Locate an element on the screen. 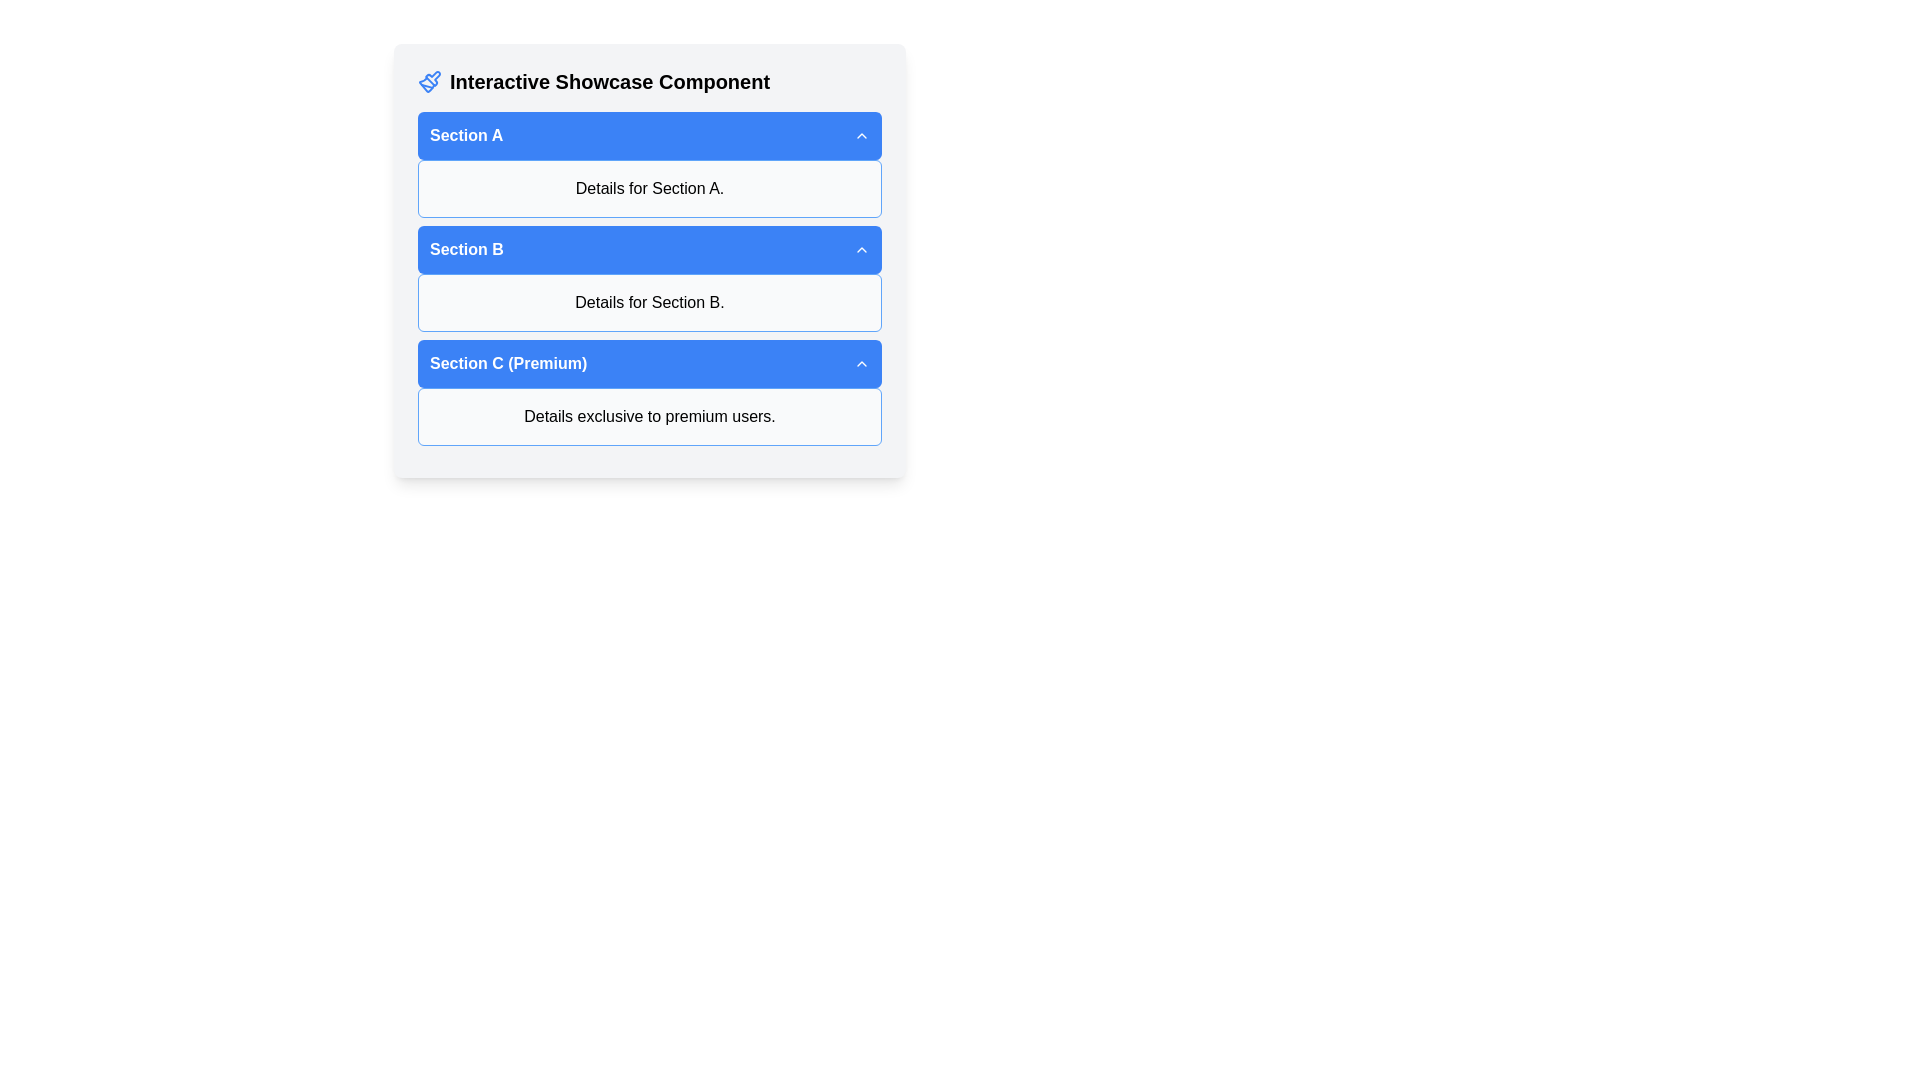  the title text label that serves as a heading for the section, located at the top of the section above the collapsible panels labeled Section A, Section B, and Section C (Premium) is located at coordinates (649, 80).